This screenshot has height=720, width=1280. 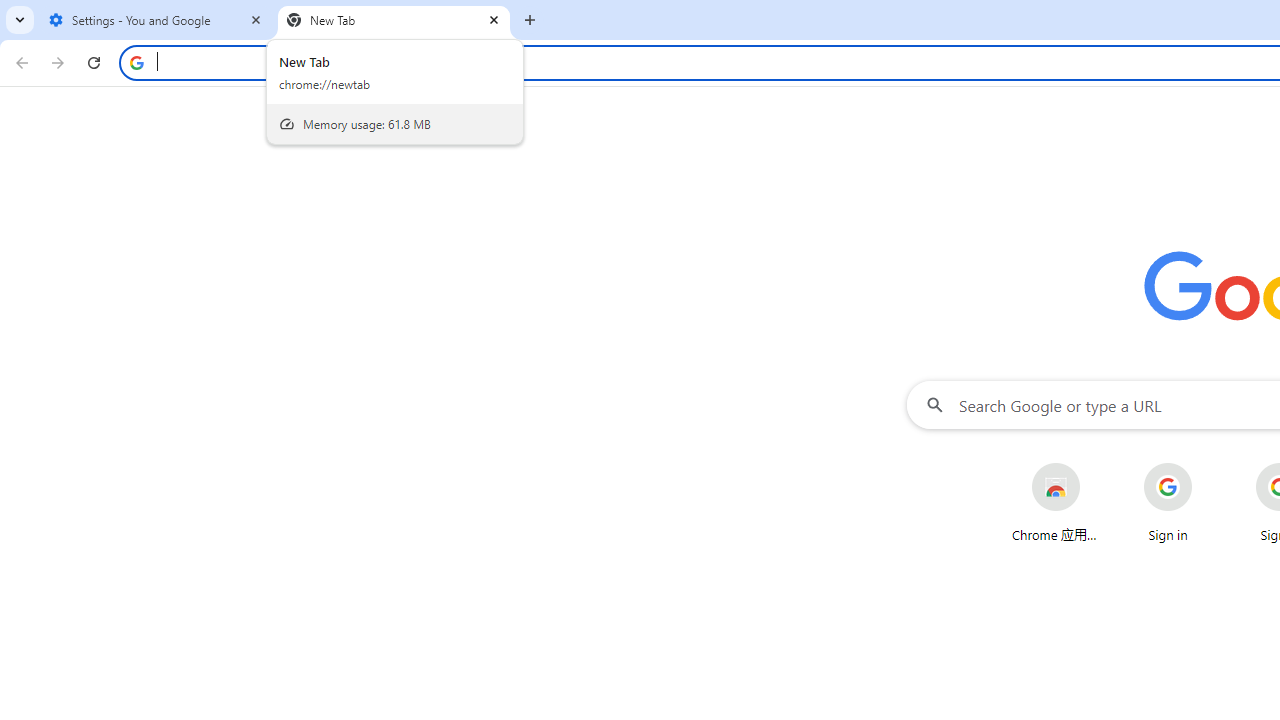 What do you see at coordinates (155, 20) in the screenshot?
I see `'Settings - You and Google'` at bounding box center [155, 20].